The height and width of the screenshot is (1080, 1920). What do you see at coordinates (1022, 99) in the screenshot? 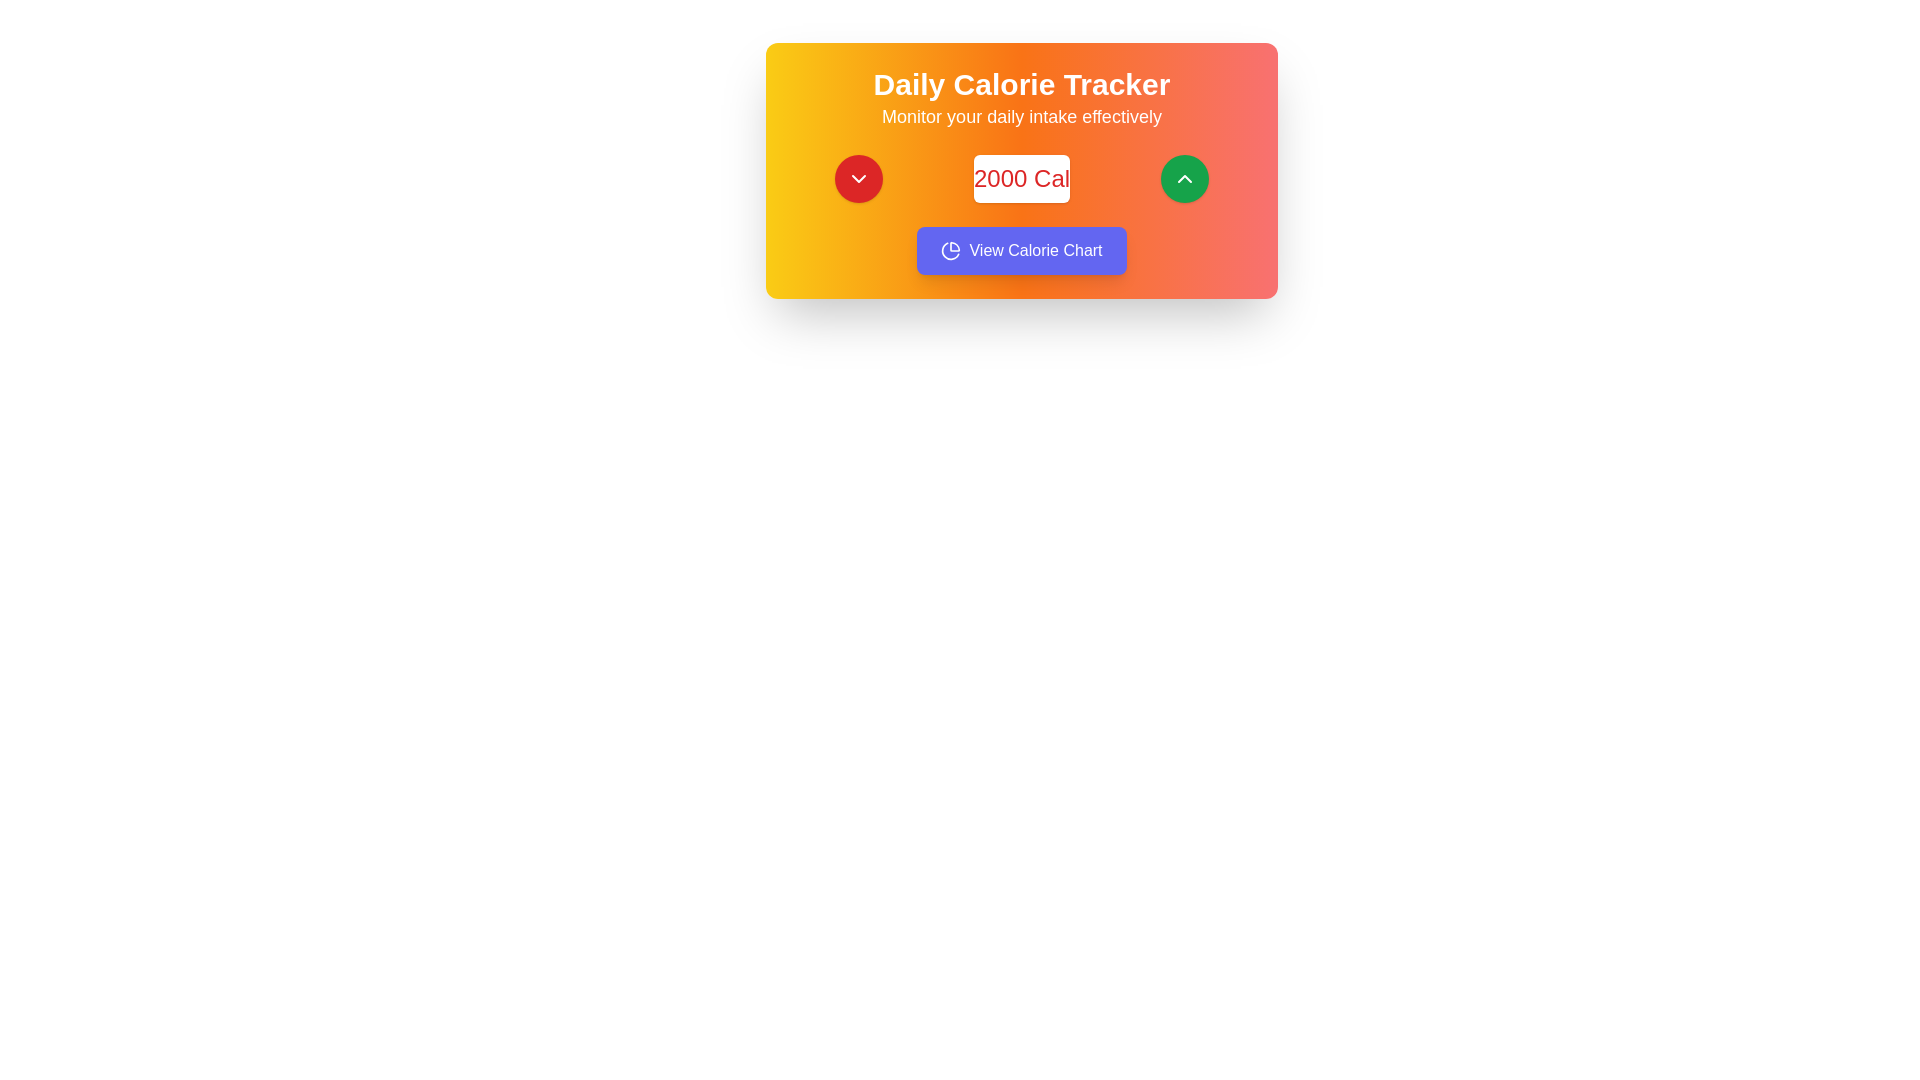
I see `the heading and subheading text block that displays 'Daily Calorie Tracker' and 'Monitor your daily intake effectively'` at bounding box center [1022, 99].